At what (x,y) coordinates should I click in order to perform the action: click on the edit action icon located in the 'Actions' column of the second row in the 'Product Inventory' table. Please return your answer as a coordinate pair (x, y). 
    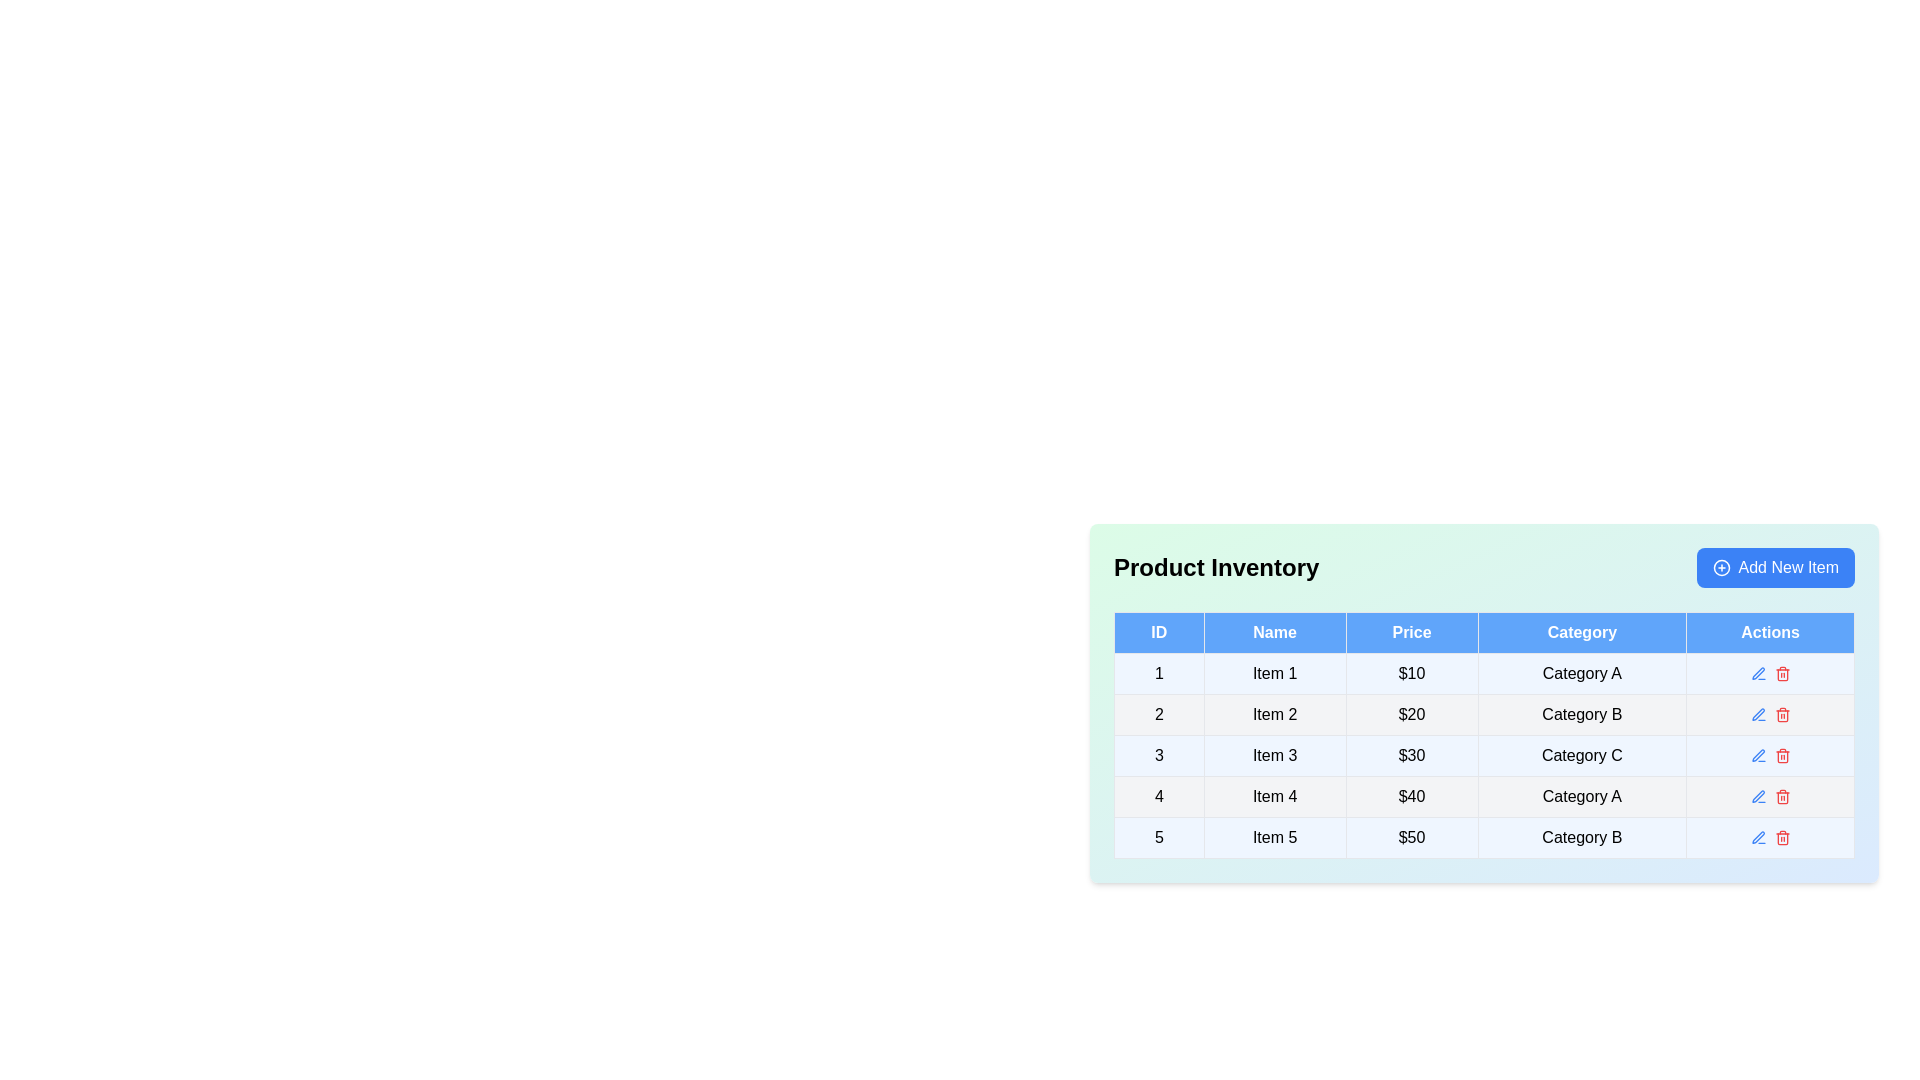
    Looking at the image, I should click on (1757, 713).